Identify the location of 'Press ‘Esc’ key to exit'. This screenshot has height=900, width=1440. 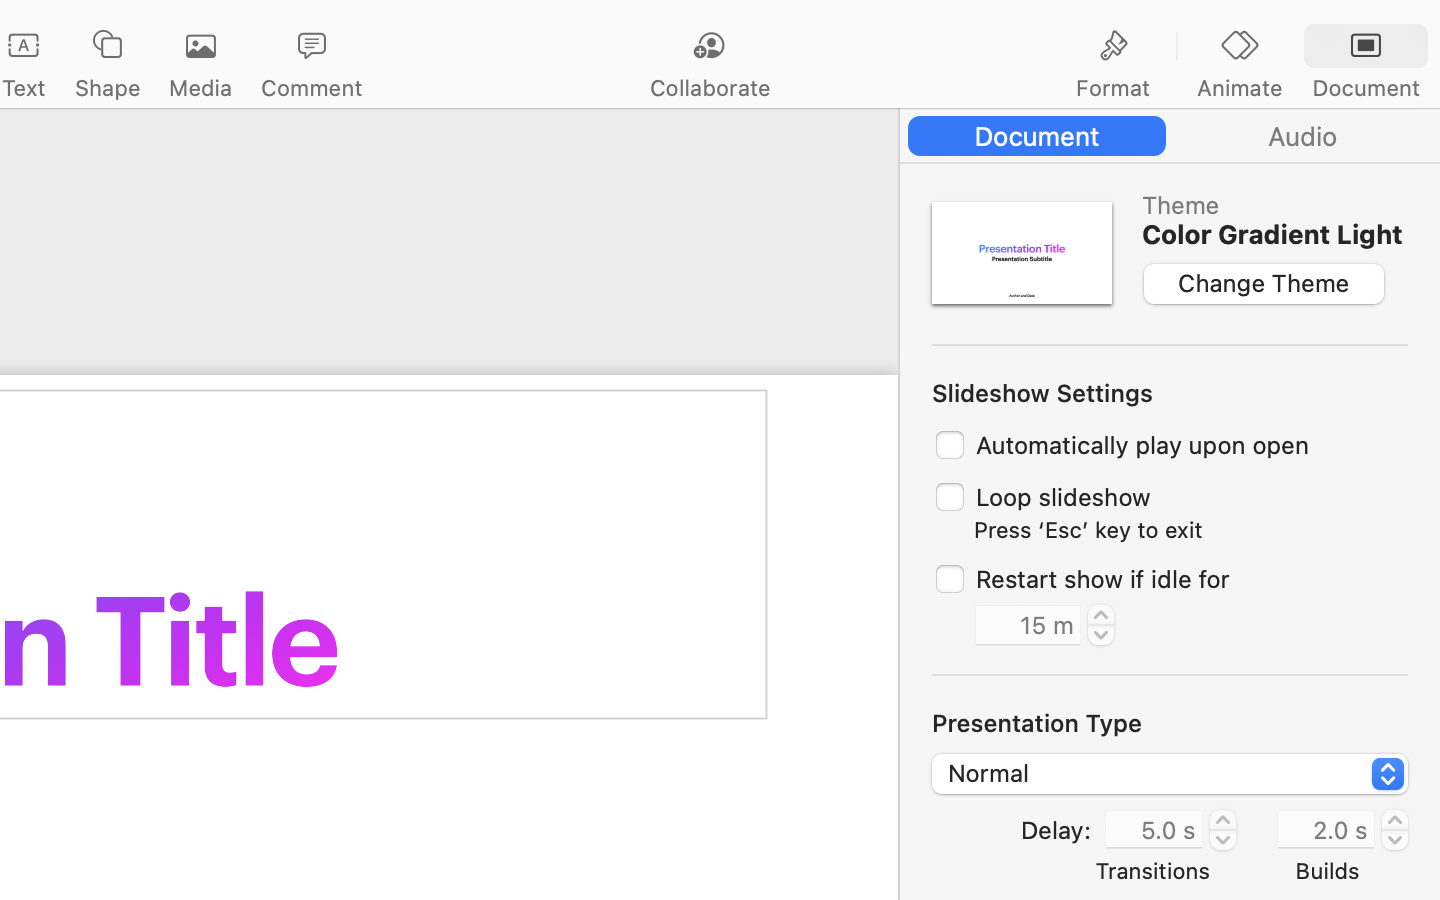
(1087, 529).